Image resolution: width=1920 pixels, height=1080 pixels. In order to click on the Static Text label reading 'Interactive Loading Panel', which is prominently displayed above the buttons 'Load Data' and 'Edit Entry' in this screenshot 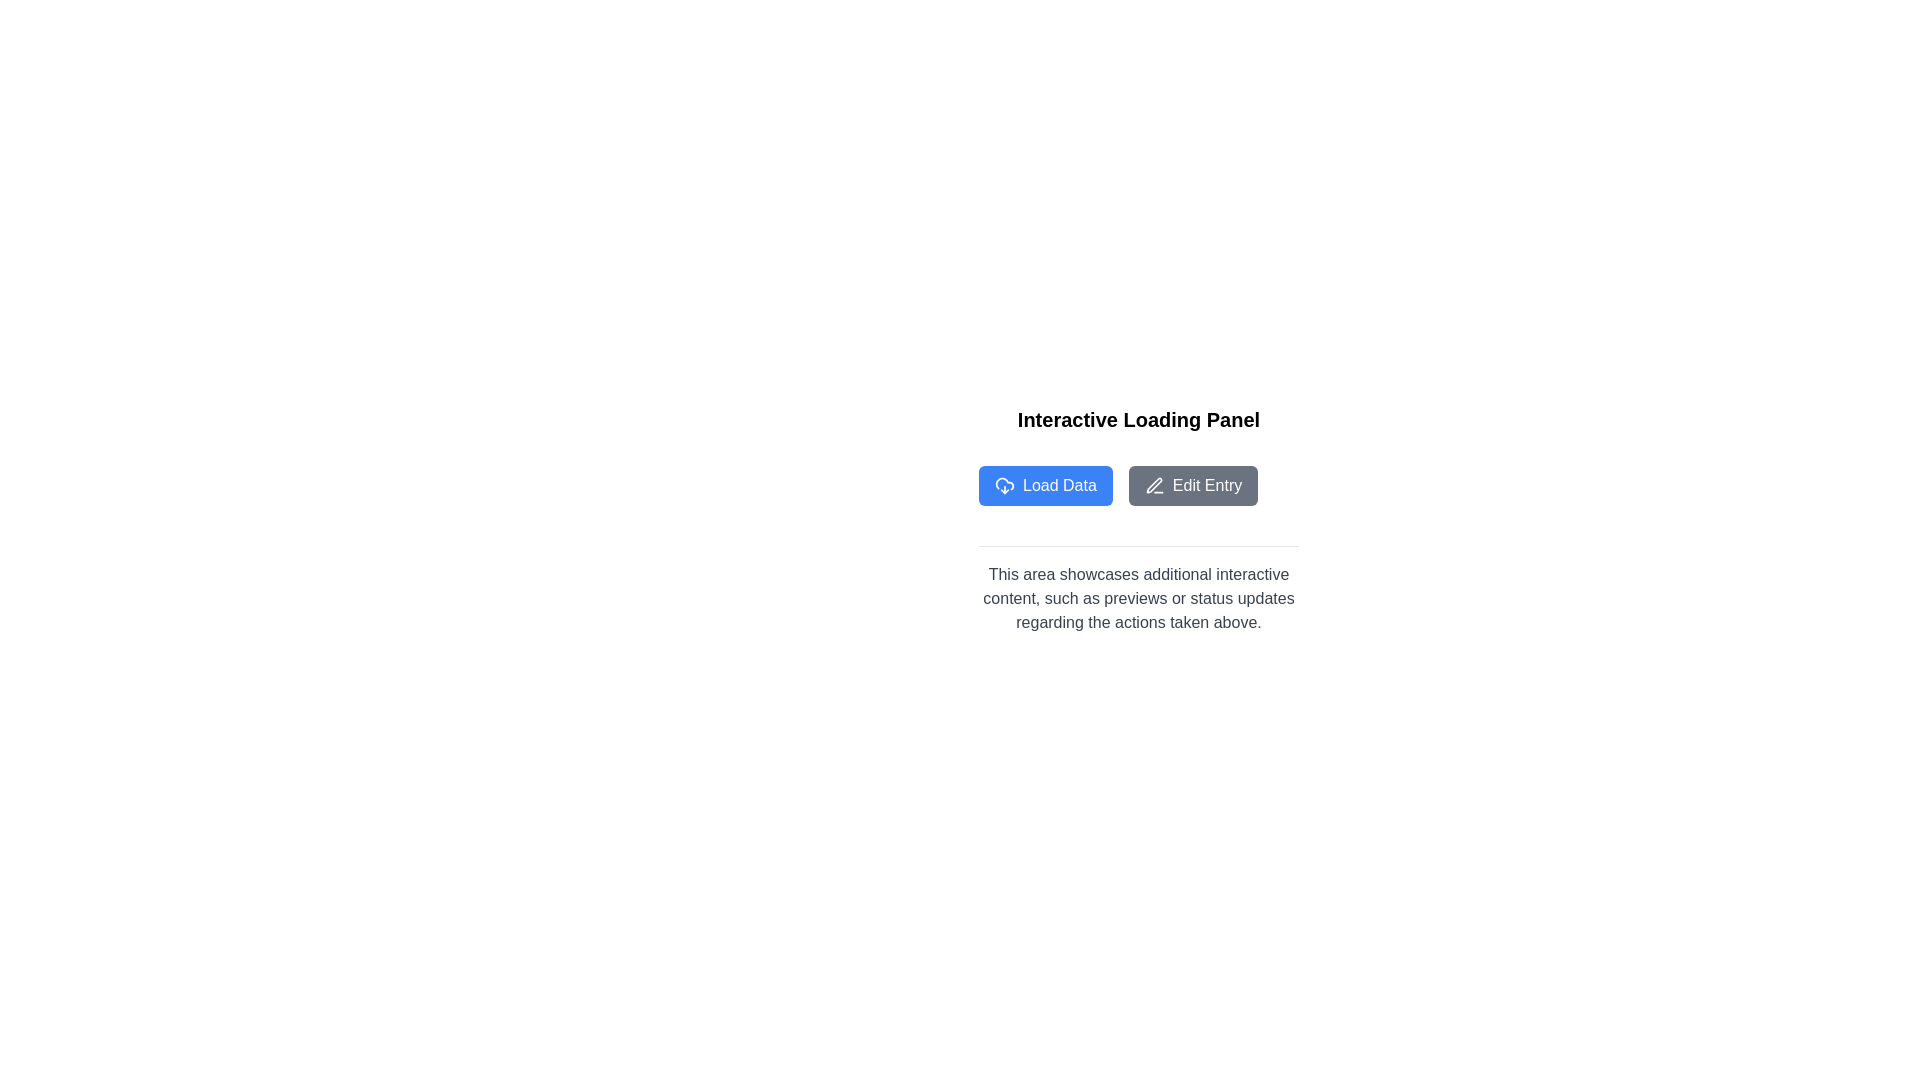, I will do `click(1138, 419)`.